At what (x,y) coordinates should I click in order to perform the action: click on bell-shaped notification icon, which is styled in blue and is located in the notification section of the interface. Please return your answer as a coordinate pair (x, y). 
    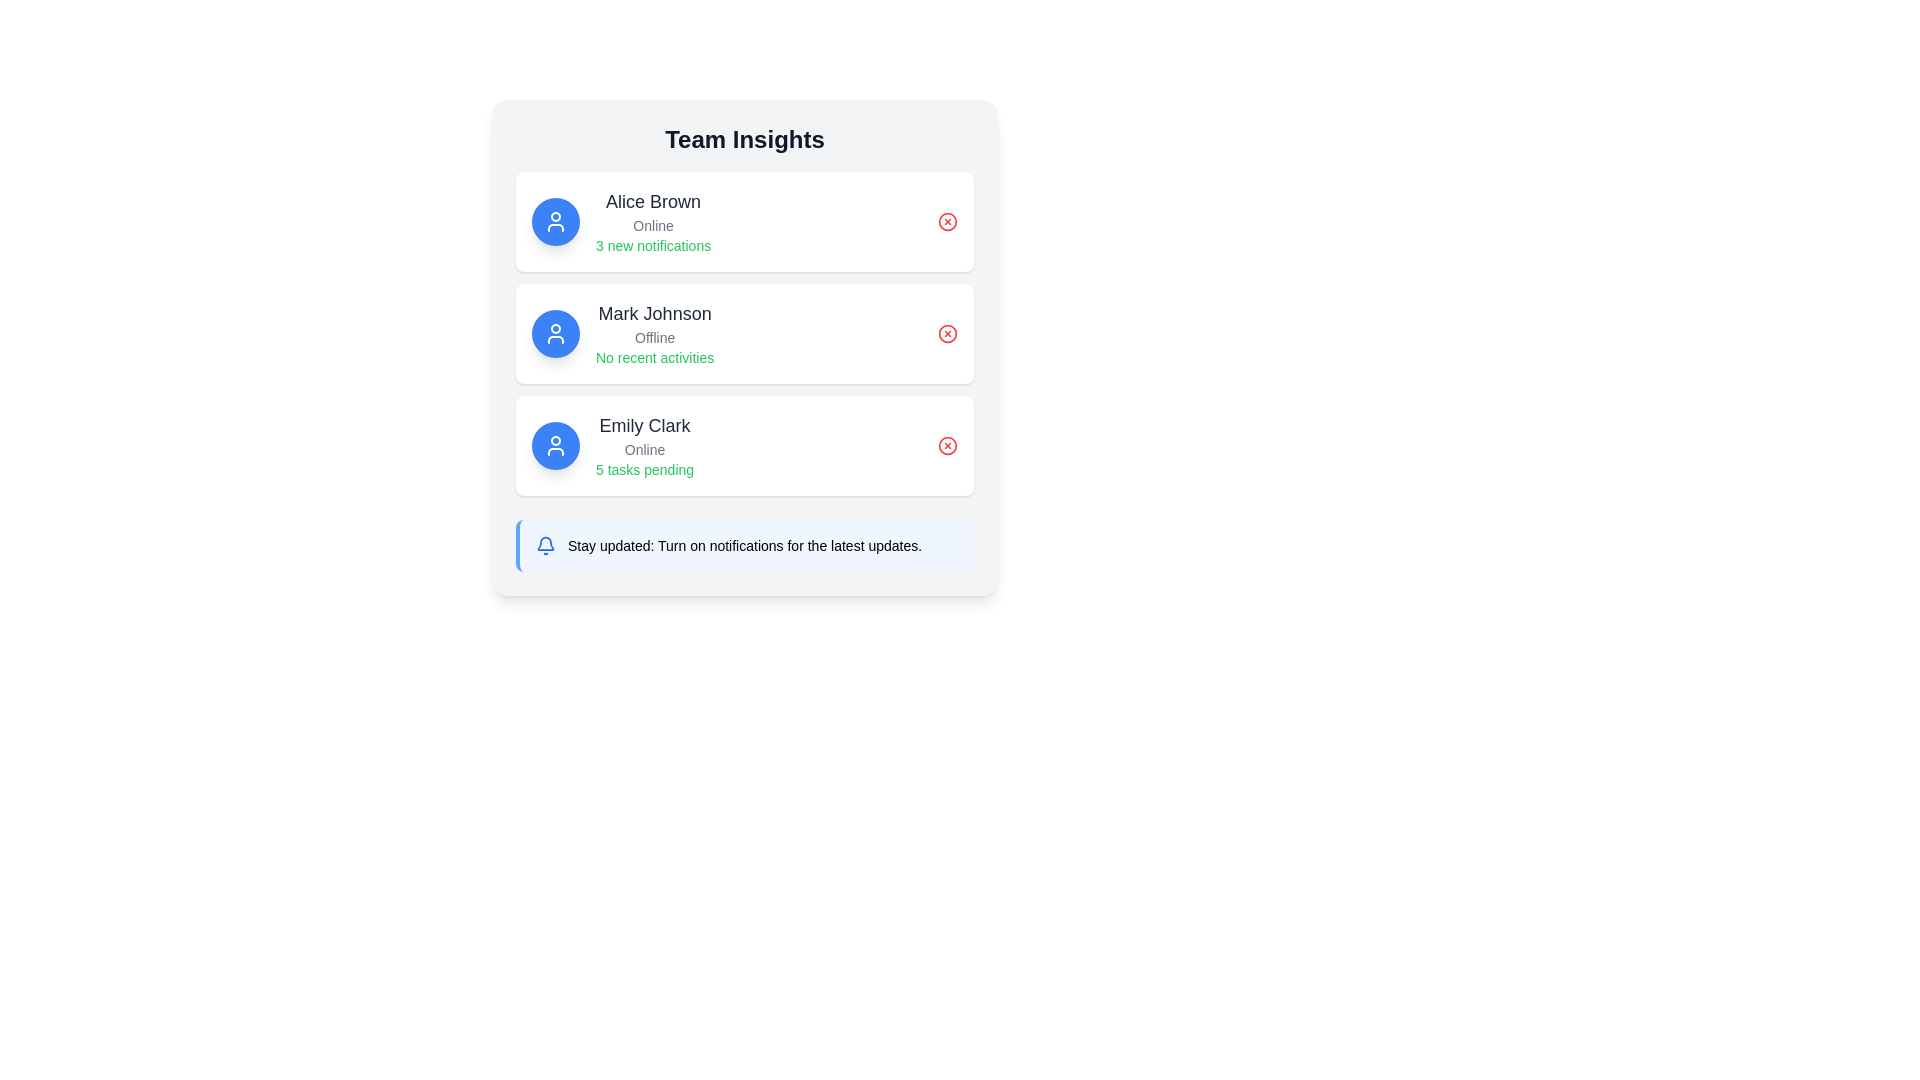
    Looking at the image, I should click on (546, 543).